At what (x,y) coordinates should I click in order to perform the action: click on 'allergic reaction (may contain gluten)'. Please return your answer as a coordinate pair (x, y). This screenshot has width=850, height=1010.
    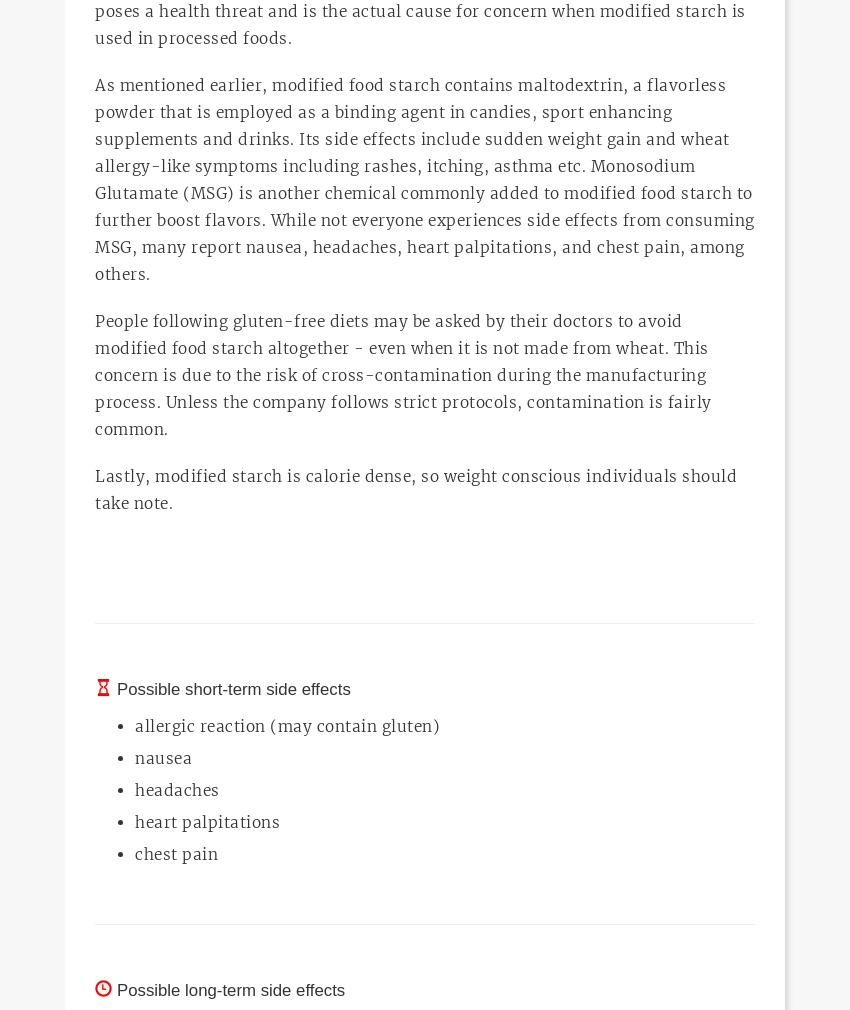
    Looking at the image, I should click on (286, 725).